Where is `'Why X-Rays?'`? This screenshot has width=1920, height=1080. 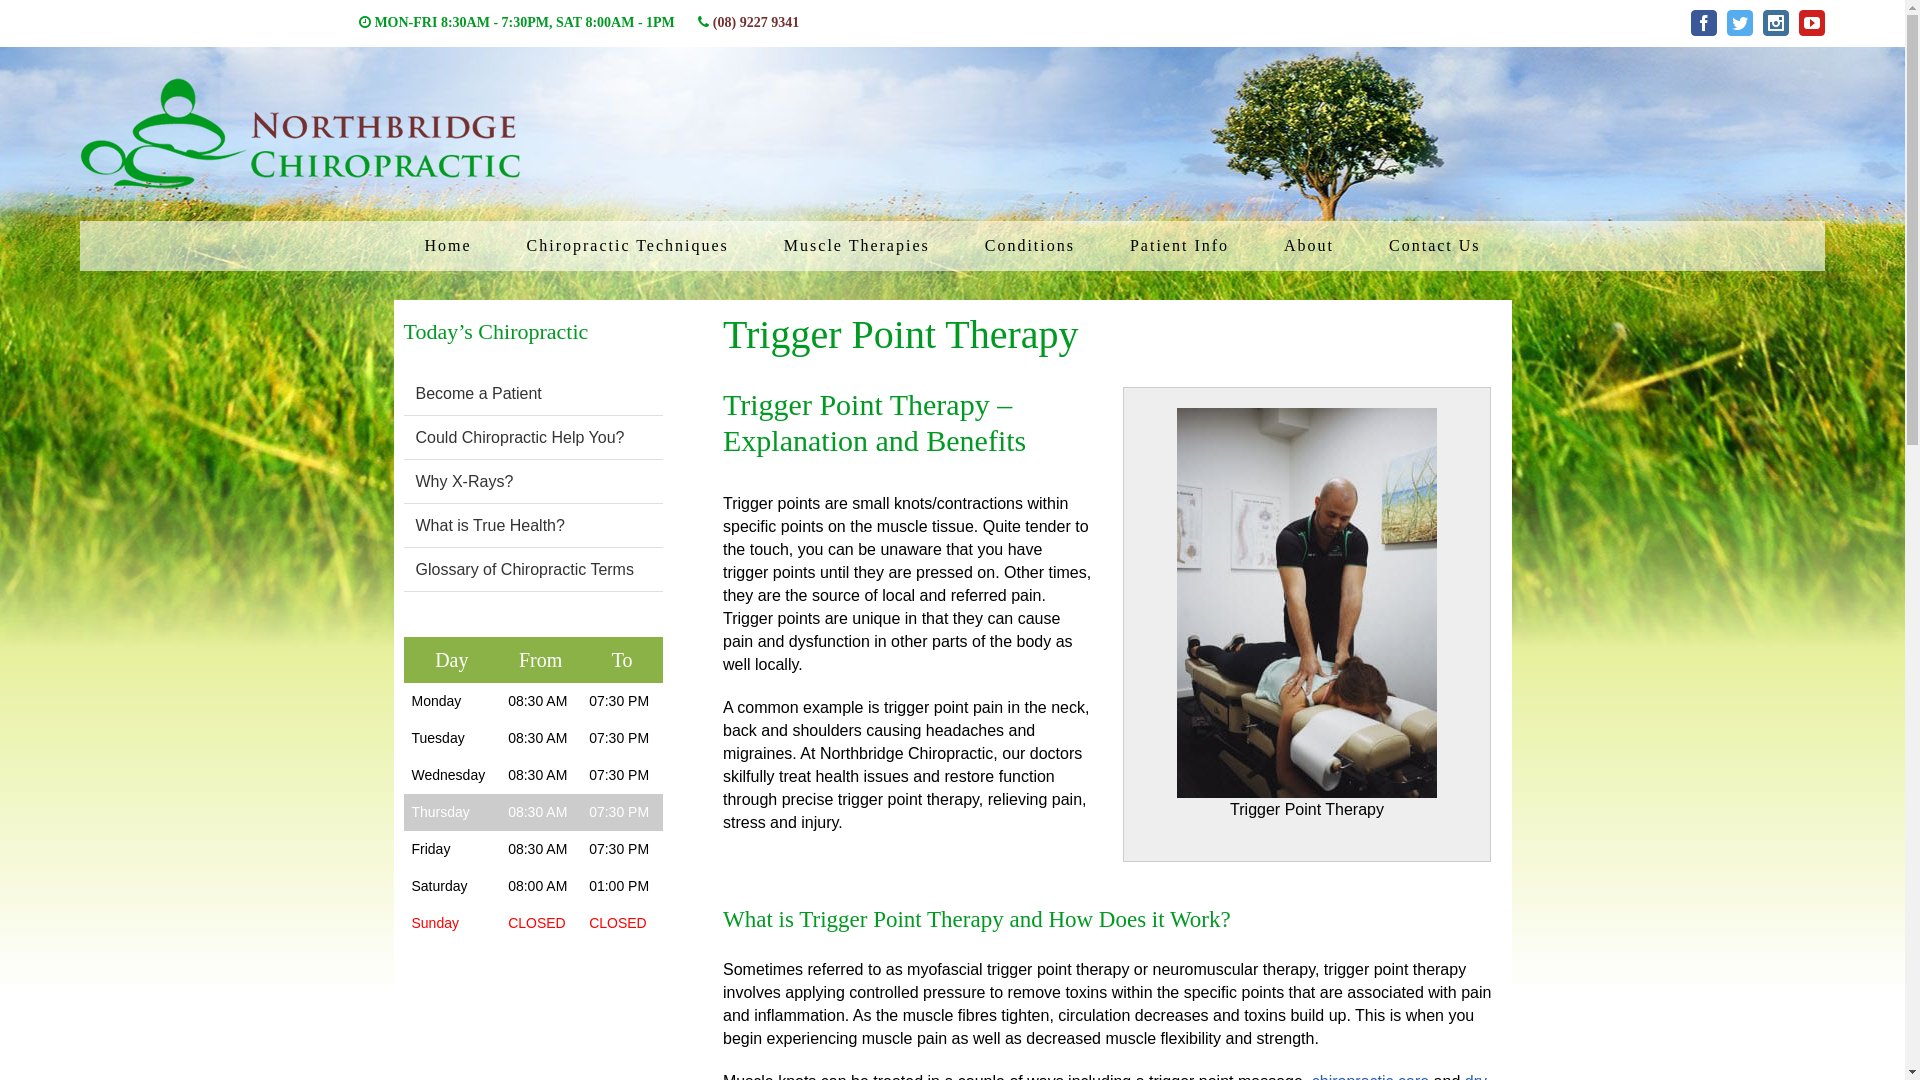 'Why X-Rays?' is located at coordinates (415, 481).